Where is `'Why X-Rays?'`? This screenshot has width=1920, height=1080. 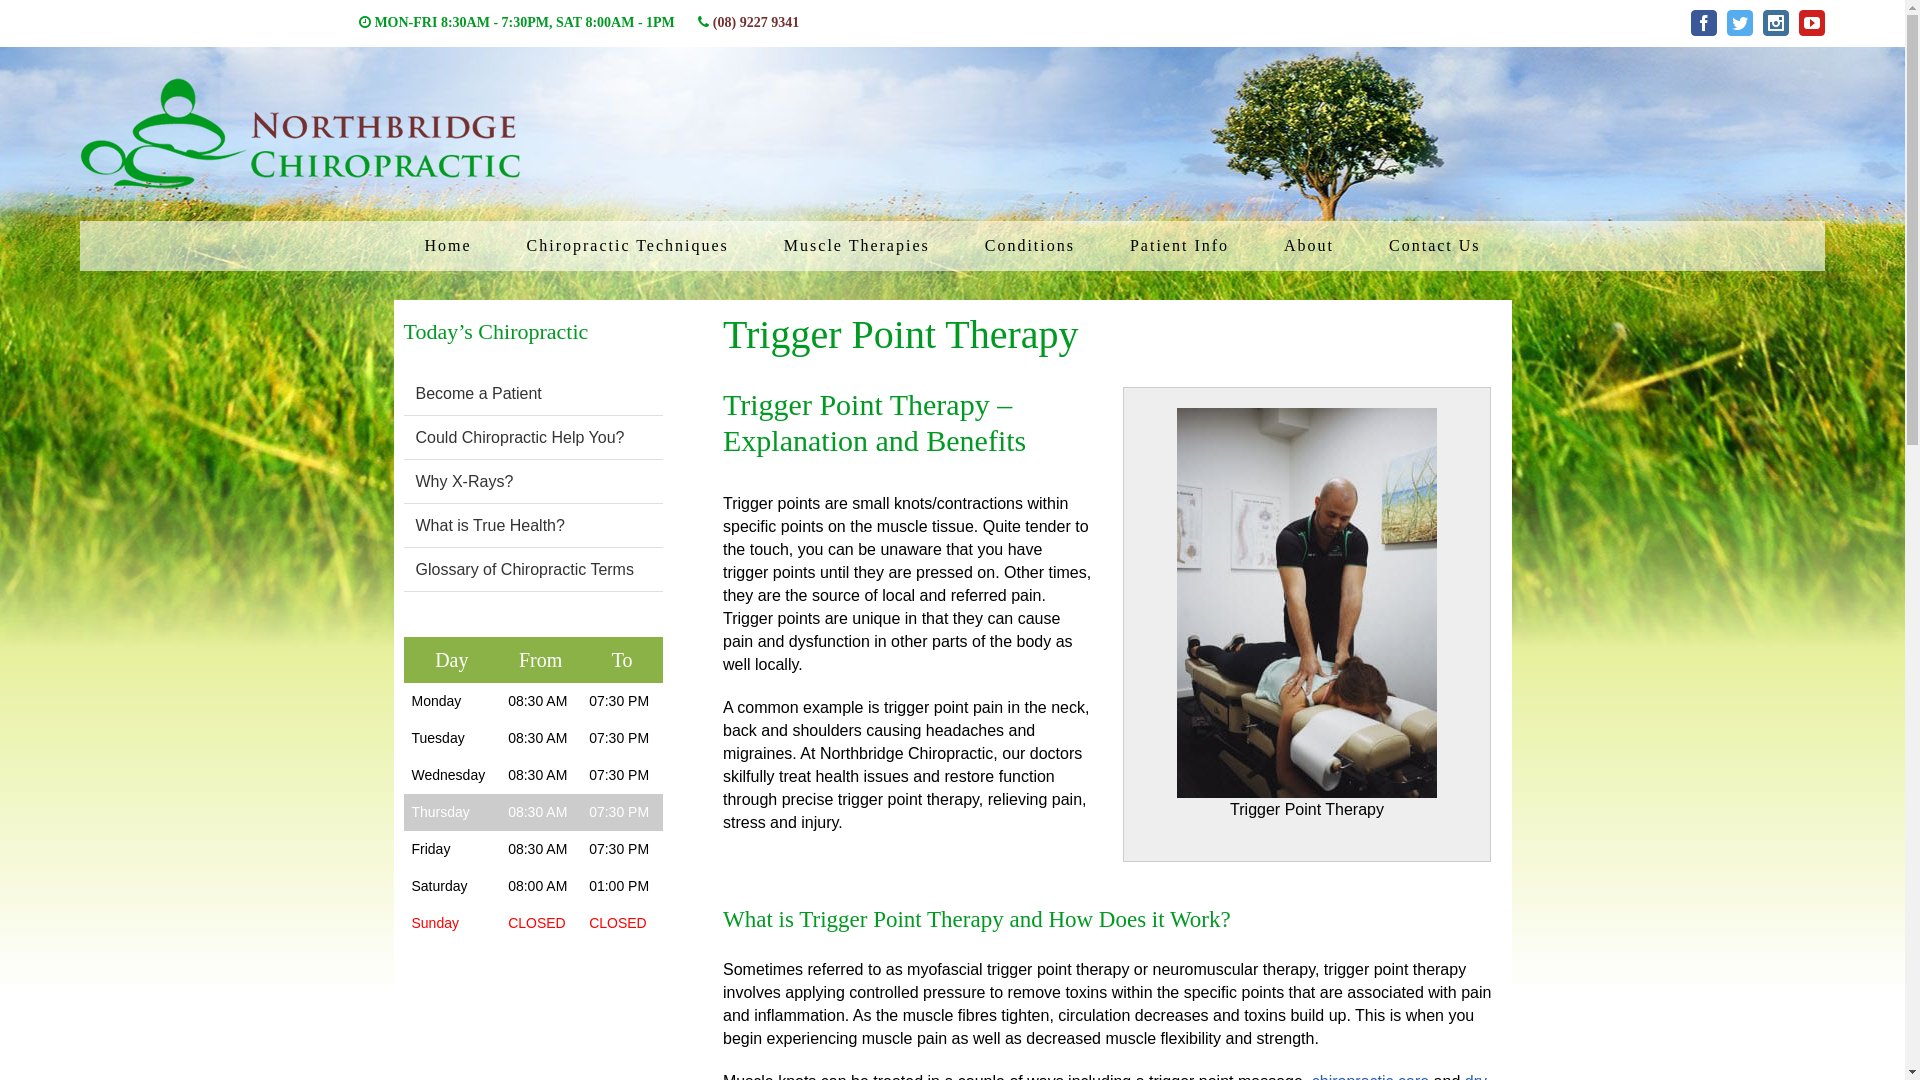 'Why X-Rays?' is located at coordinates (415, 481).